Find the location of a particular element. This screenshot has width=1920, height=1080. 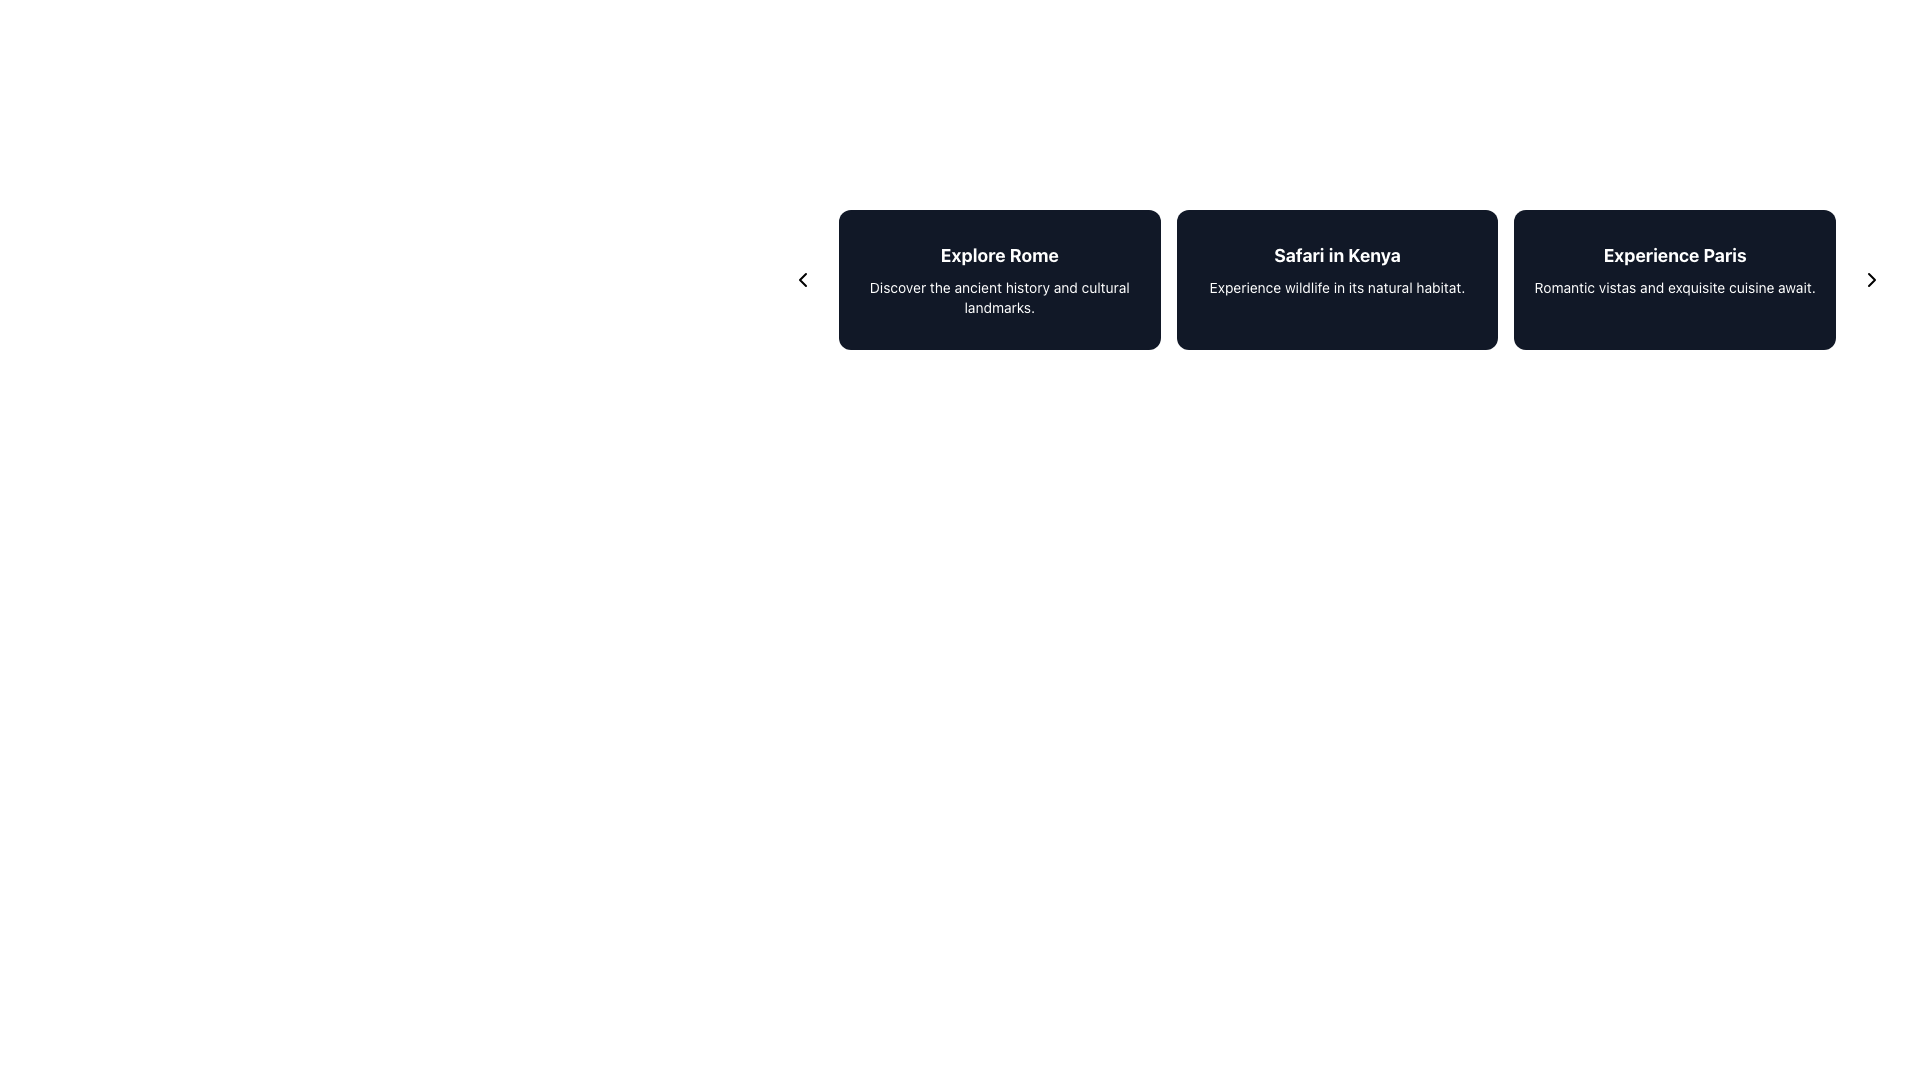

the text snippet stating 'Romantic vistas and exquisite cuisine await.' located beneath the heading 'Experience Paris' in the rightmost card is located at coordinates (1675, 288).